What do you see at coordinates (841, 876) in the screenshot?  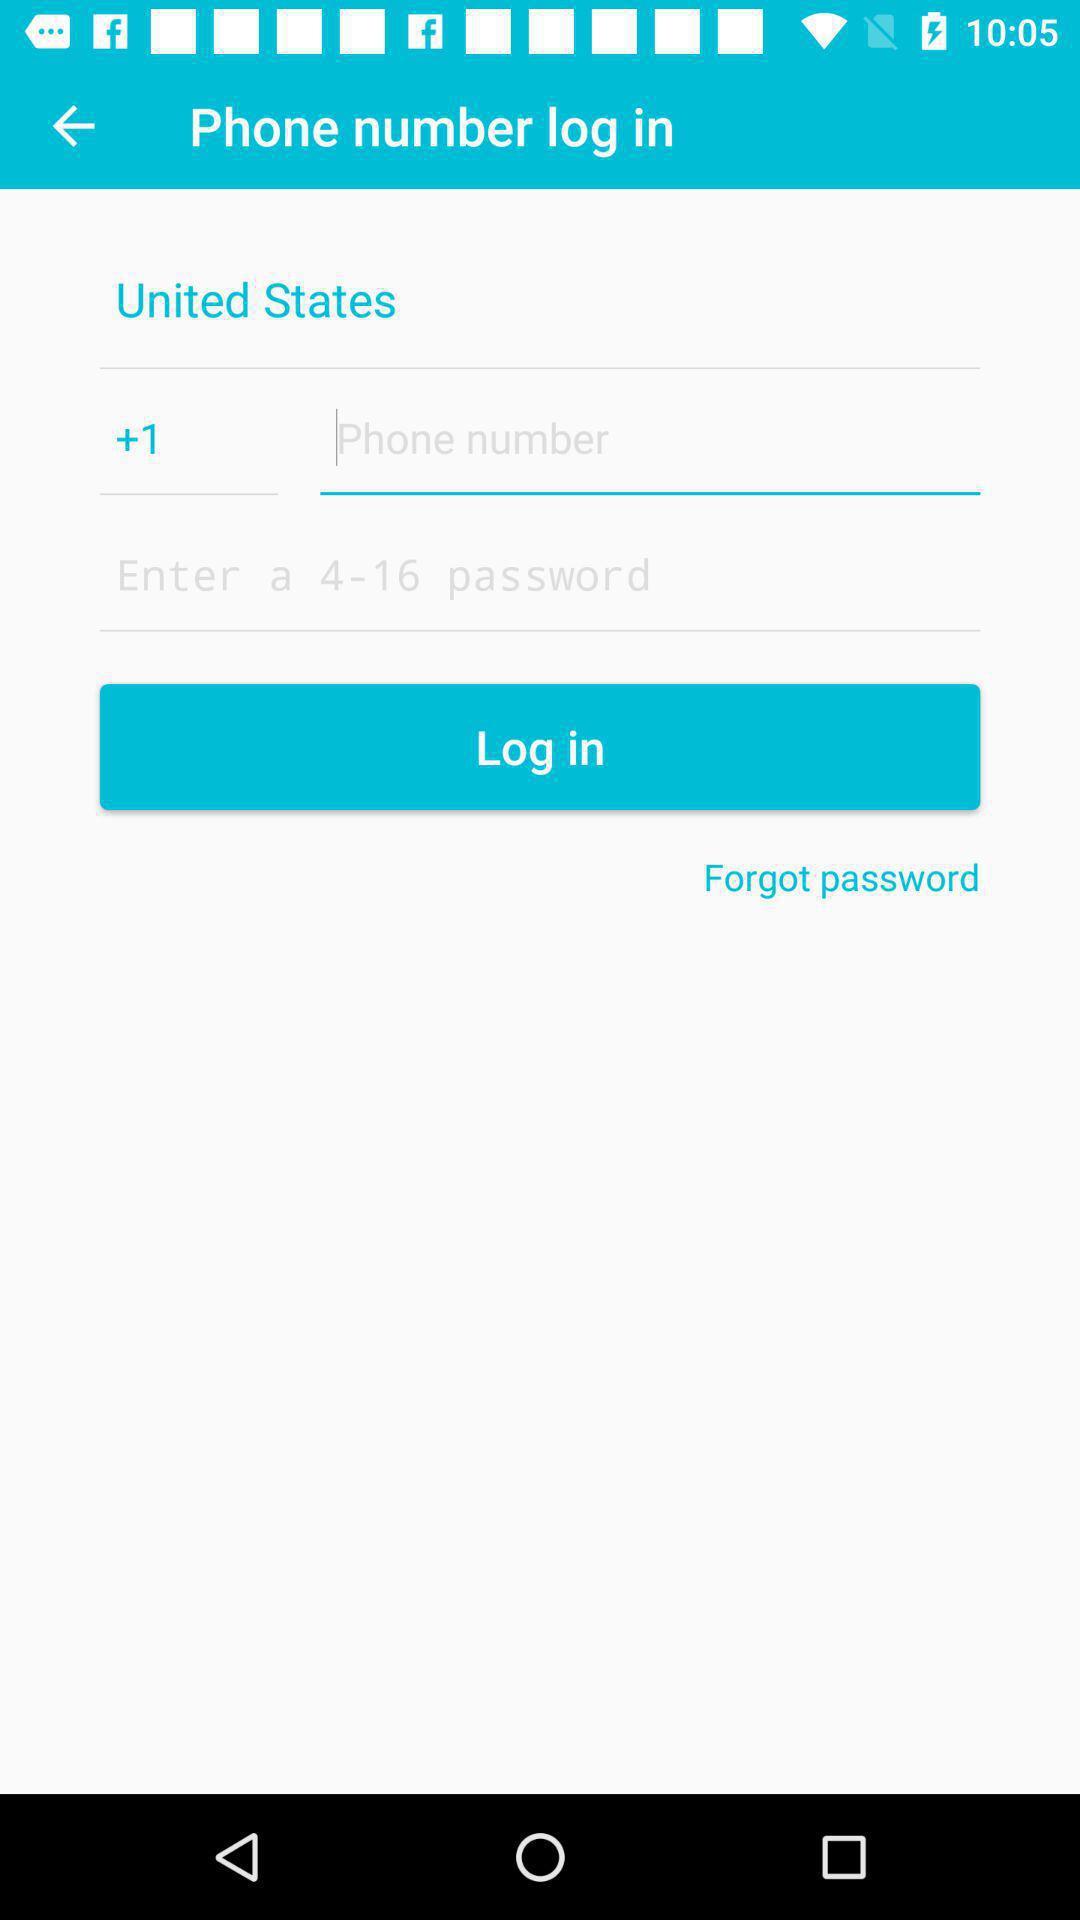 I see `the forgot password item` at bounding box center [841, 876].